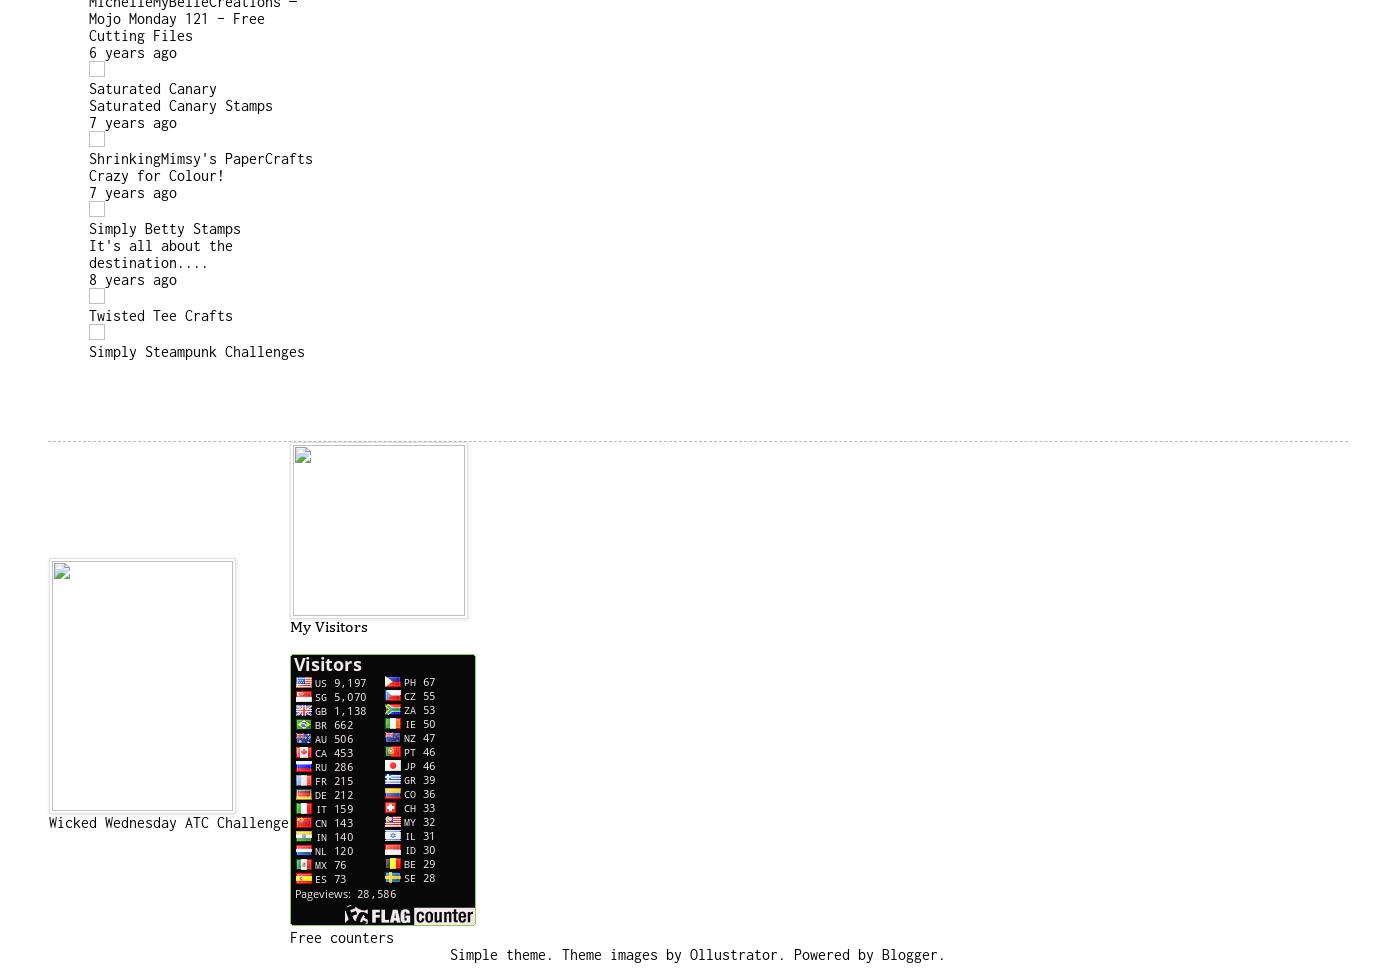  Describe the element at coordinates (733, 953) in the screenshot. I see `'Ollustrator'` at that location.